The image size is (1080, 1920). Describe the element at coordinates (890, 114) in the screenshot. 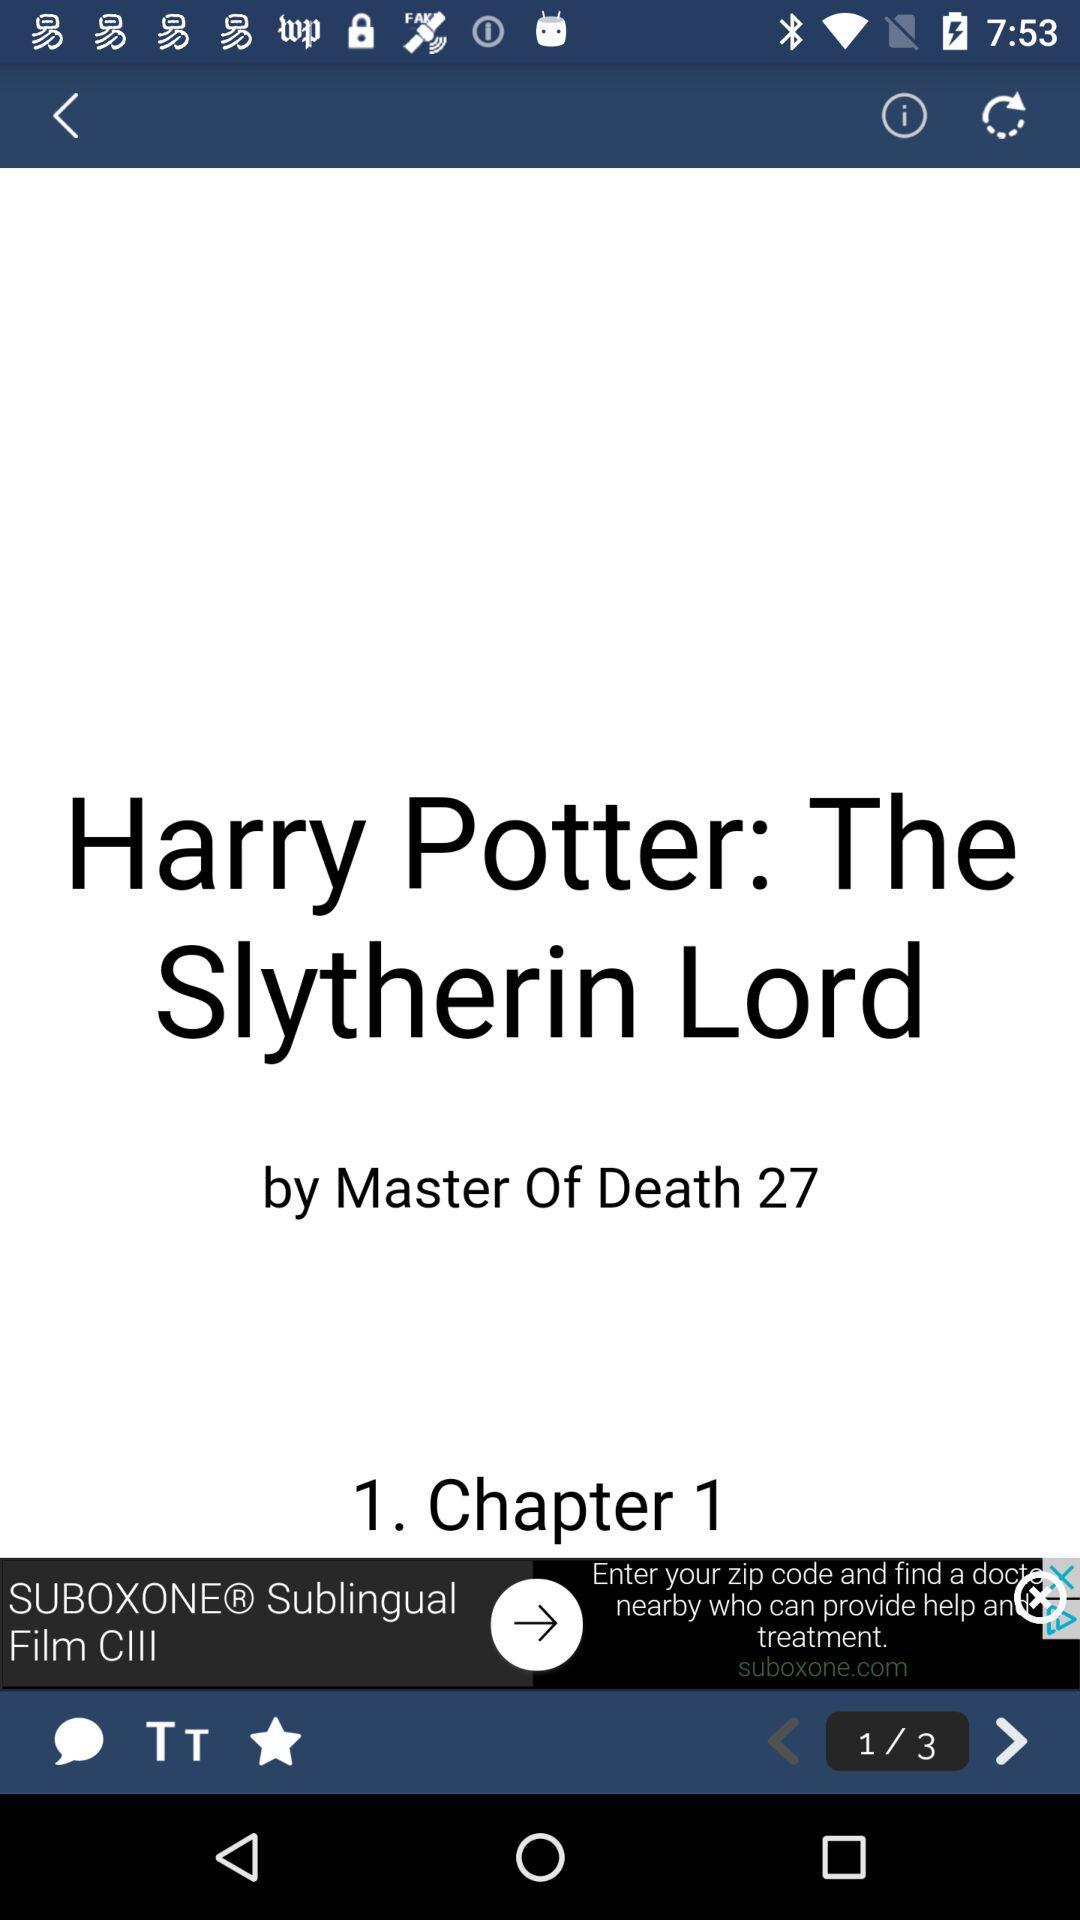

I see `information` at that location.